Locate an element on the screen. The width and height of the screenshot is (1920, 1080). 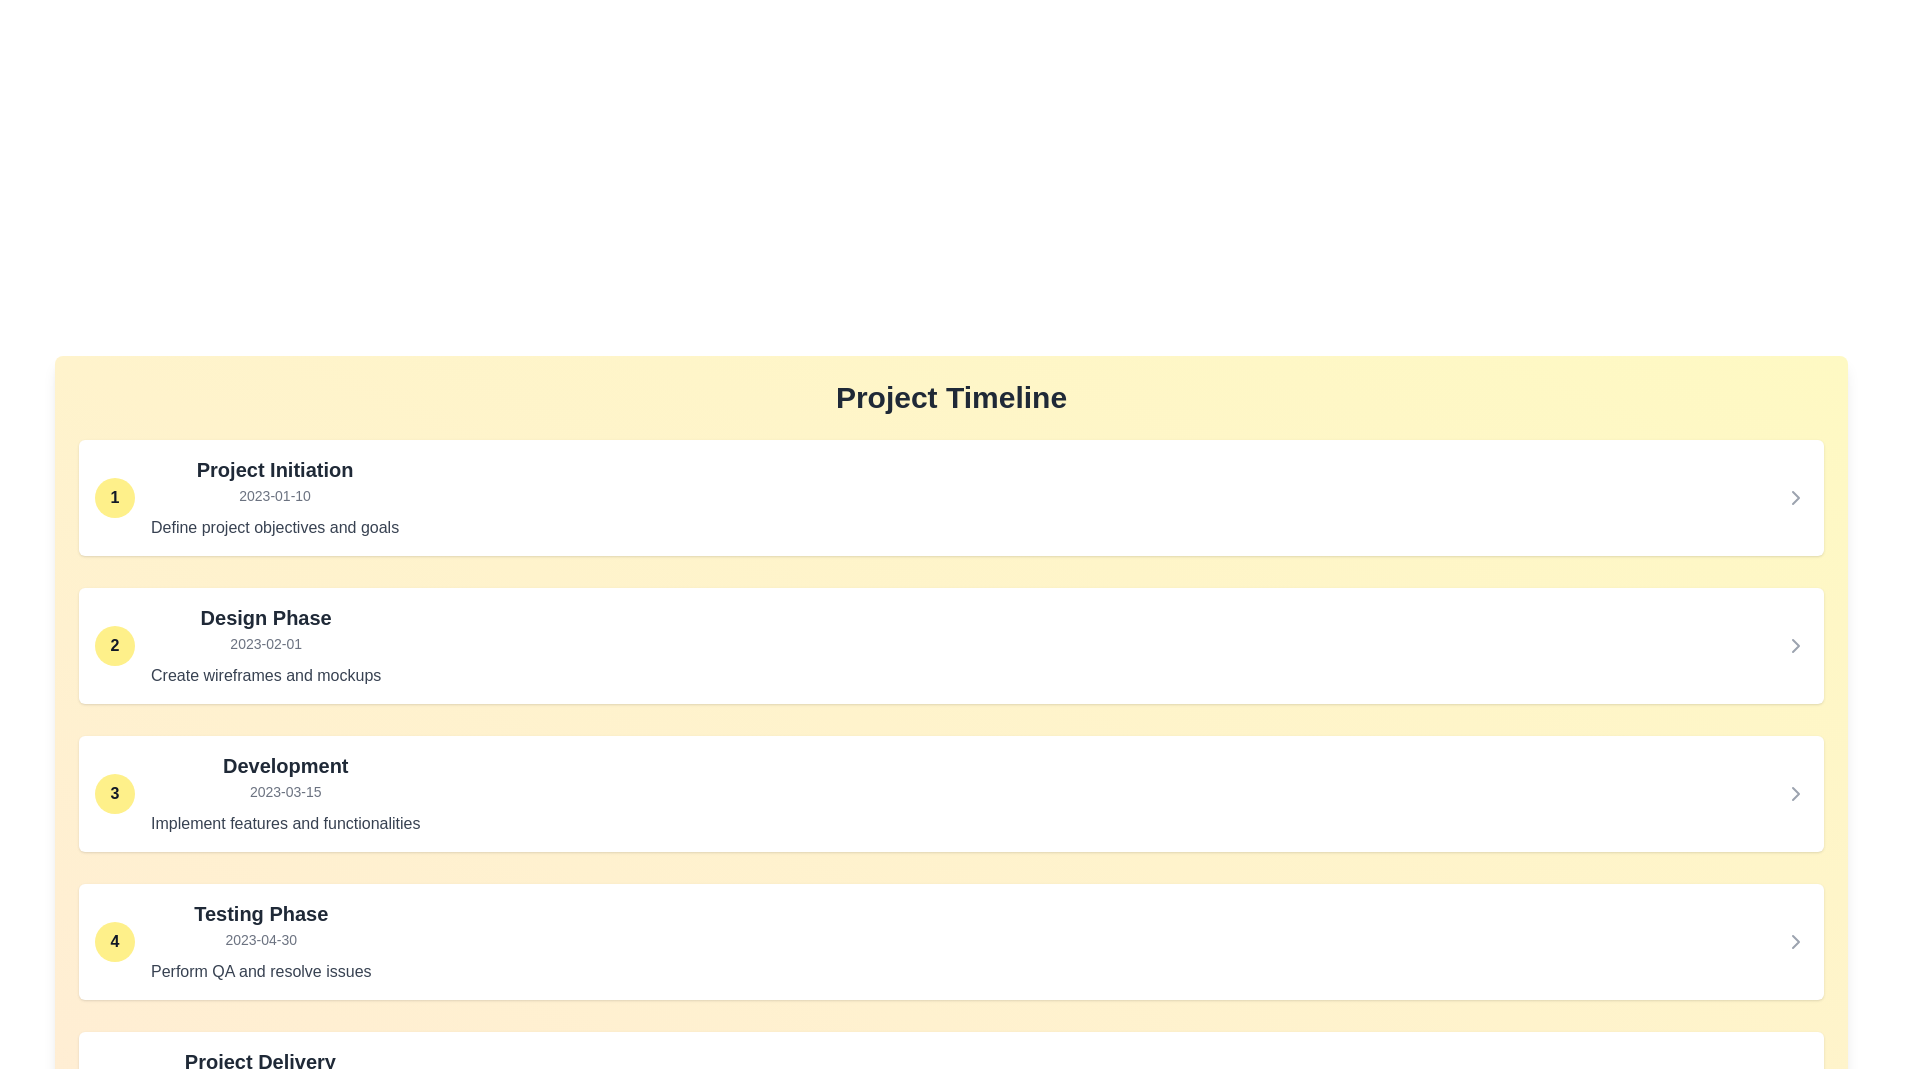
the timestamp Text Label located in the third task card of the vertical timeline layout, which is centered below the 'Development' title and above the 'Implement features and functionalities' text is located at coordinates (284, 790).